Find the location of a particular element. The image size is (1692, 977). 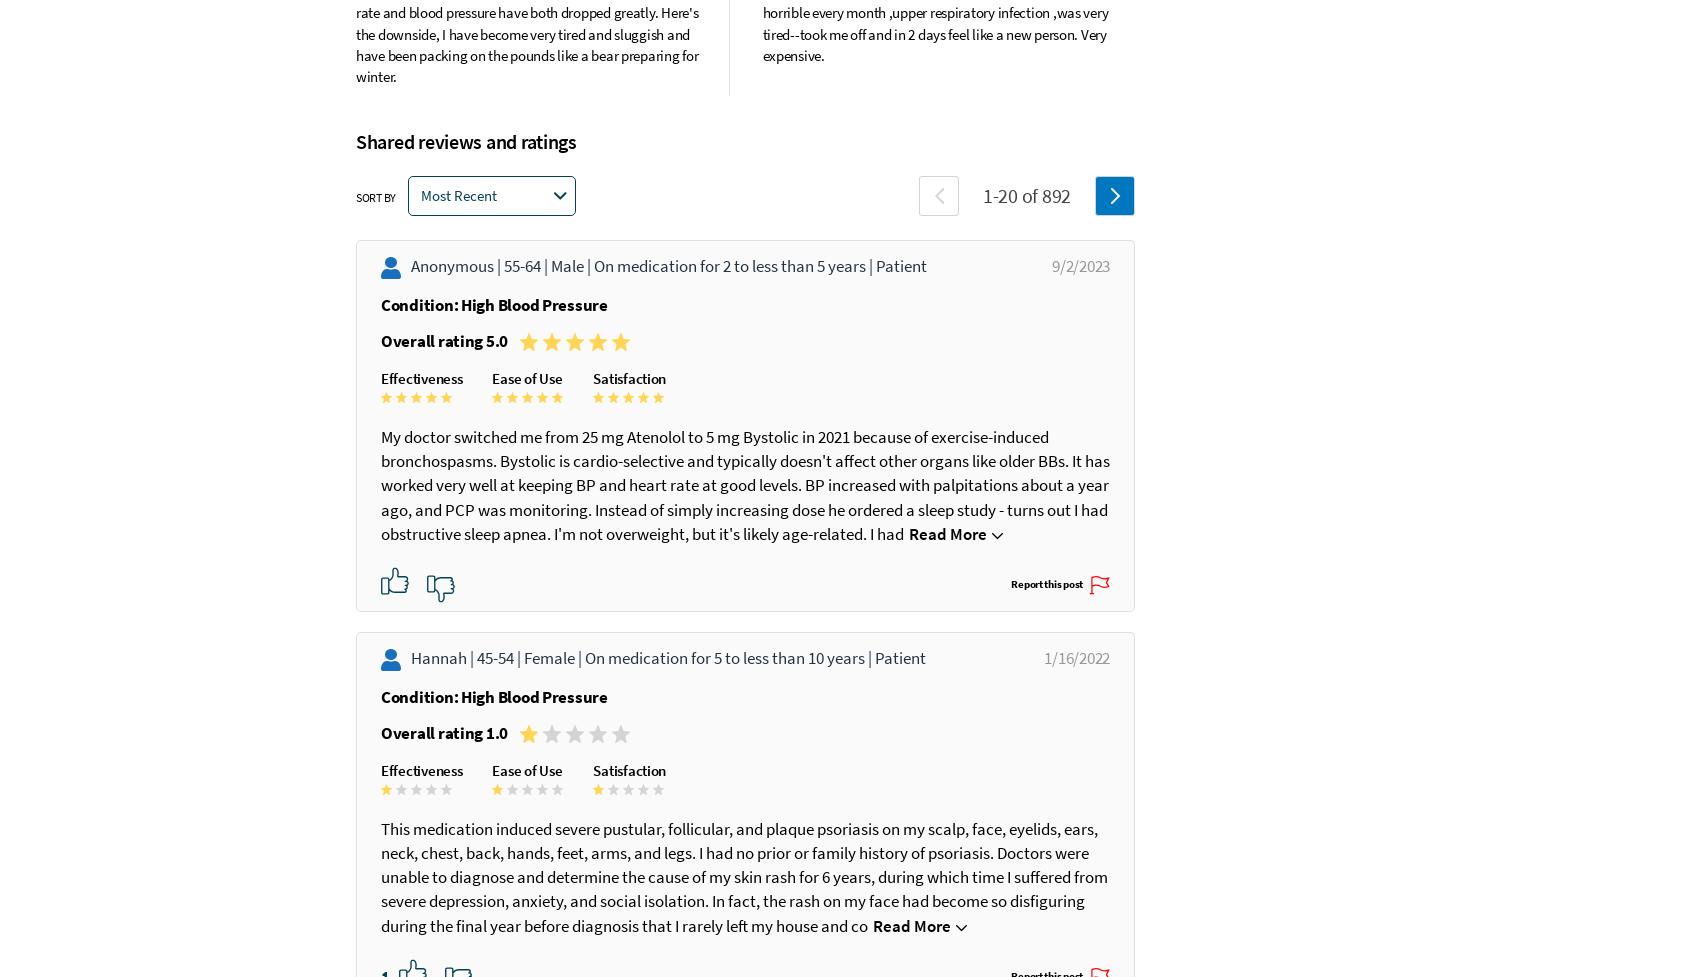

'Find a Pharmacy' is located at coordinates (1216, 279).